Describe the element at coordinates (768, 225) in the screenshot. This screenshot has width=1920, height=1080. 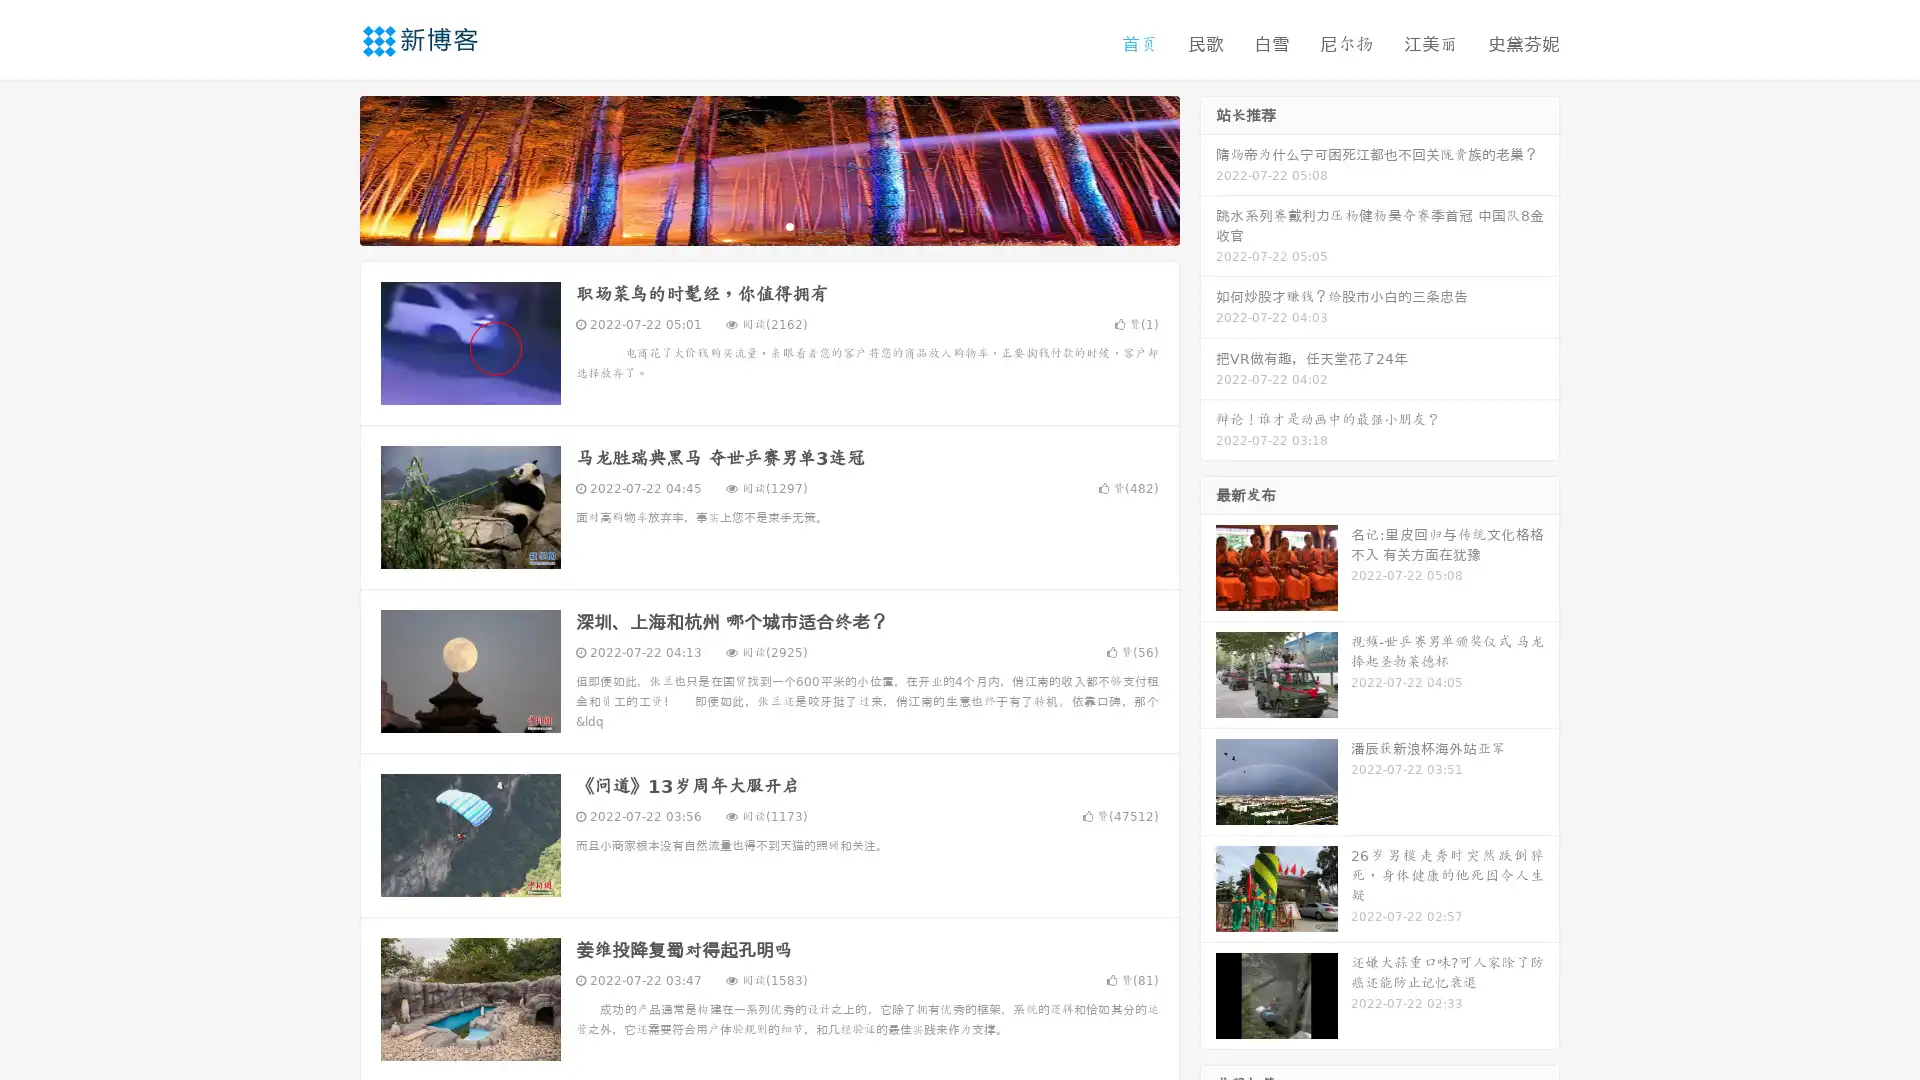
I see `Go to slide 2` at that location.